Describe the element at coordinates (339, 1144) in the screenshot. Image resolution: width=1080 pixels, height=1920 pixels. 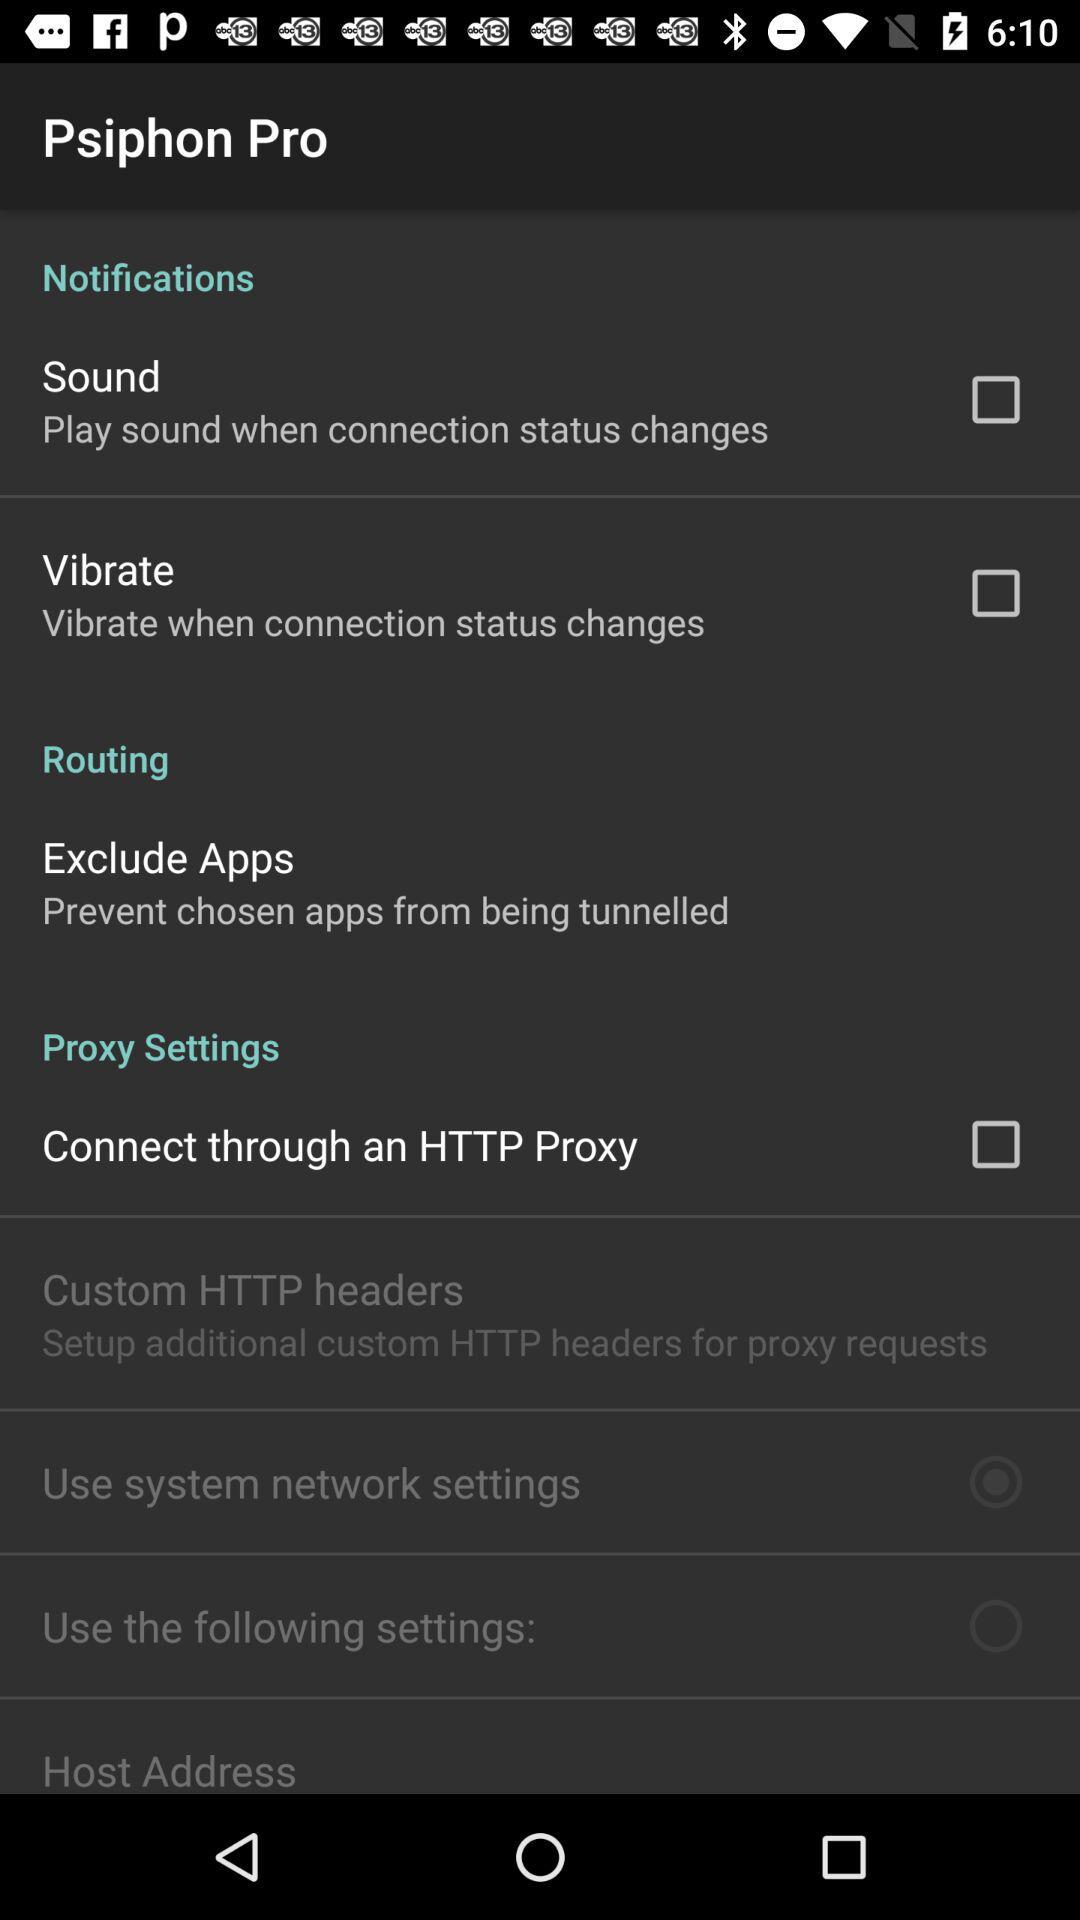
I see `the connect through an item` at that location.